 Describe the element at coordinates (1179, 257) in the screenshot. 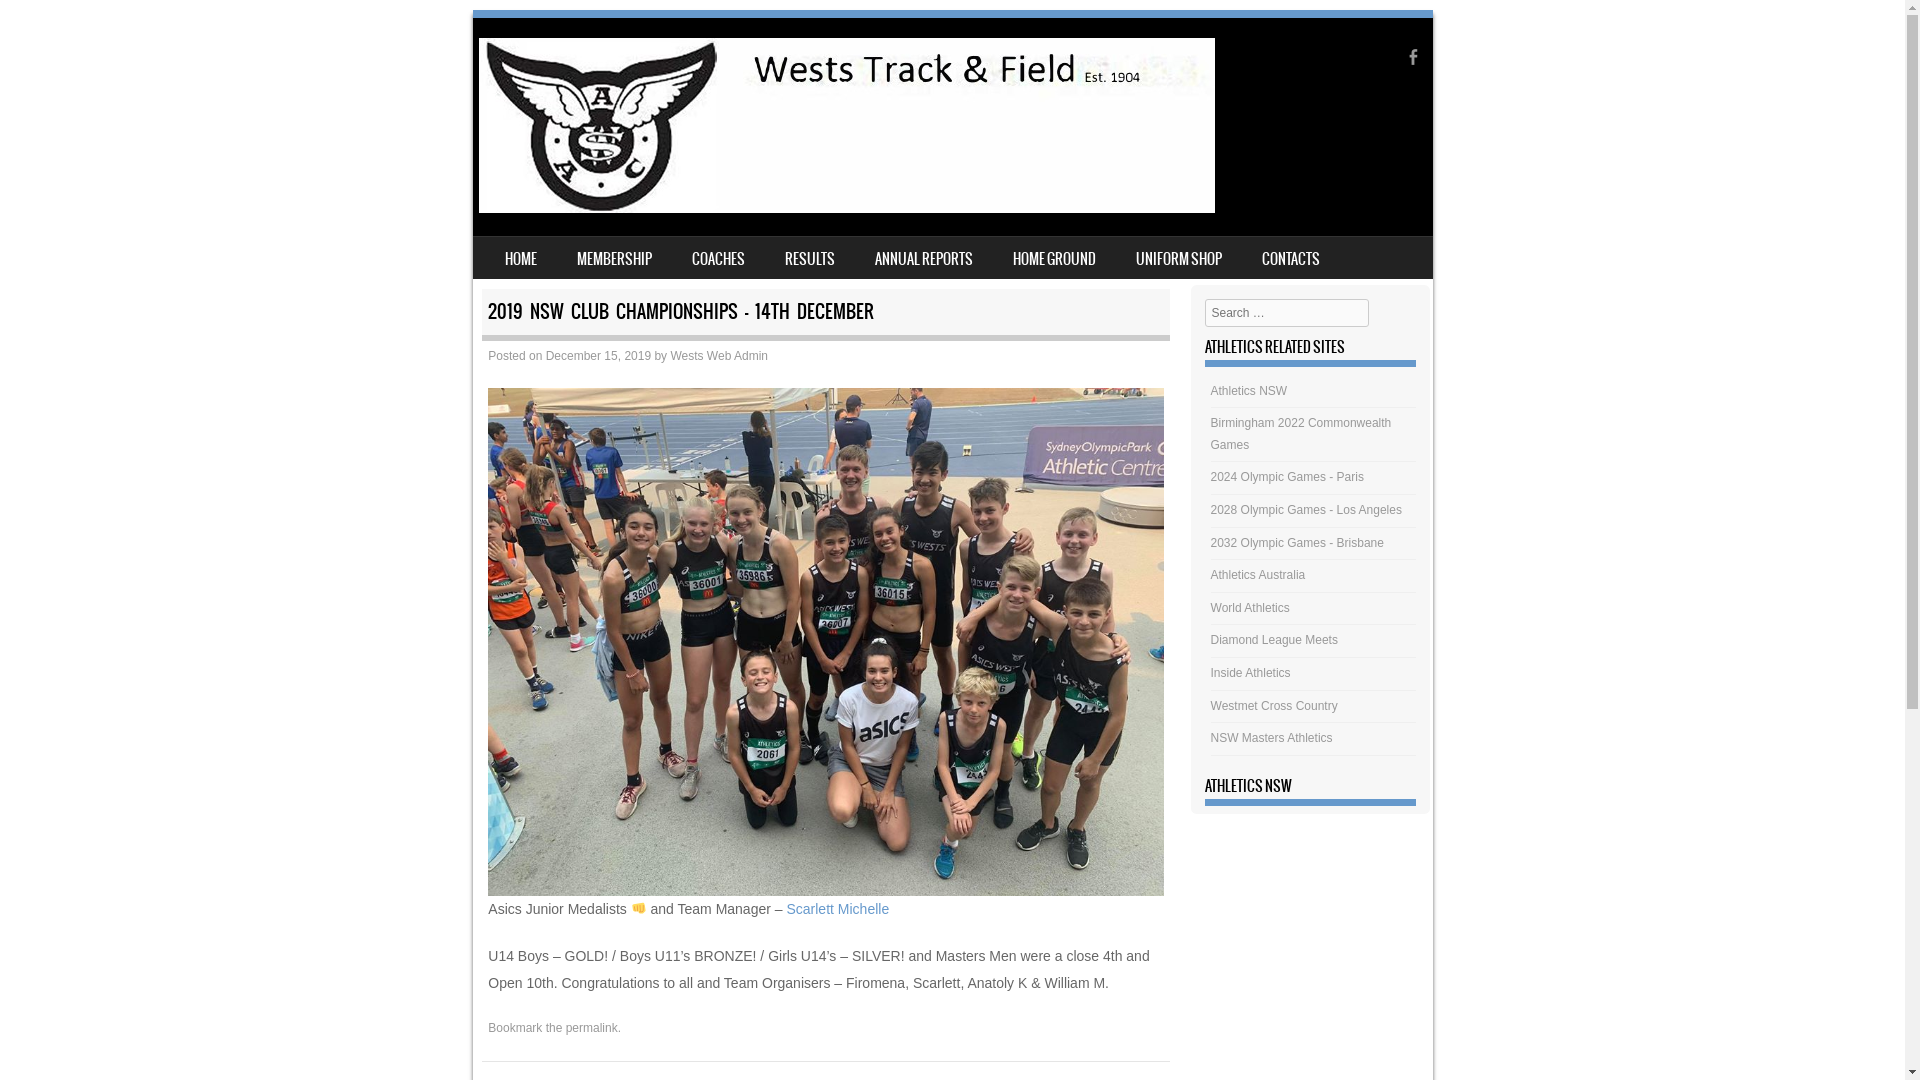

I see `'UNIFORM SHOP'` at that location.